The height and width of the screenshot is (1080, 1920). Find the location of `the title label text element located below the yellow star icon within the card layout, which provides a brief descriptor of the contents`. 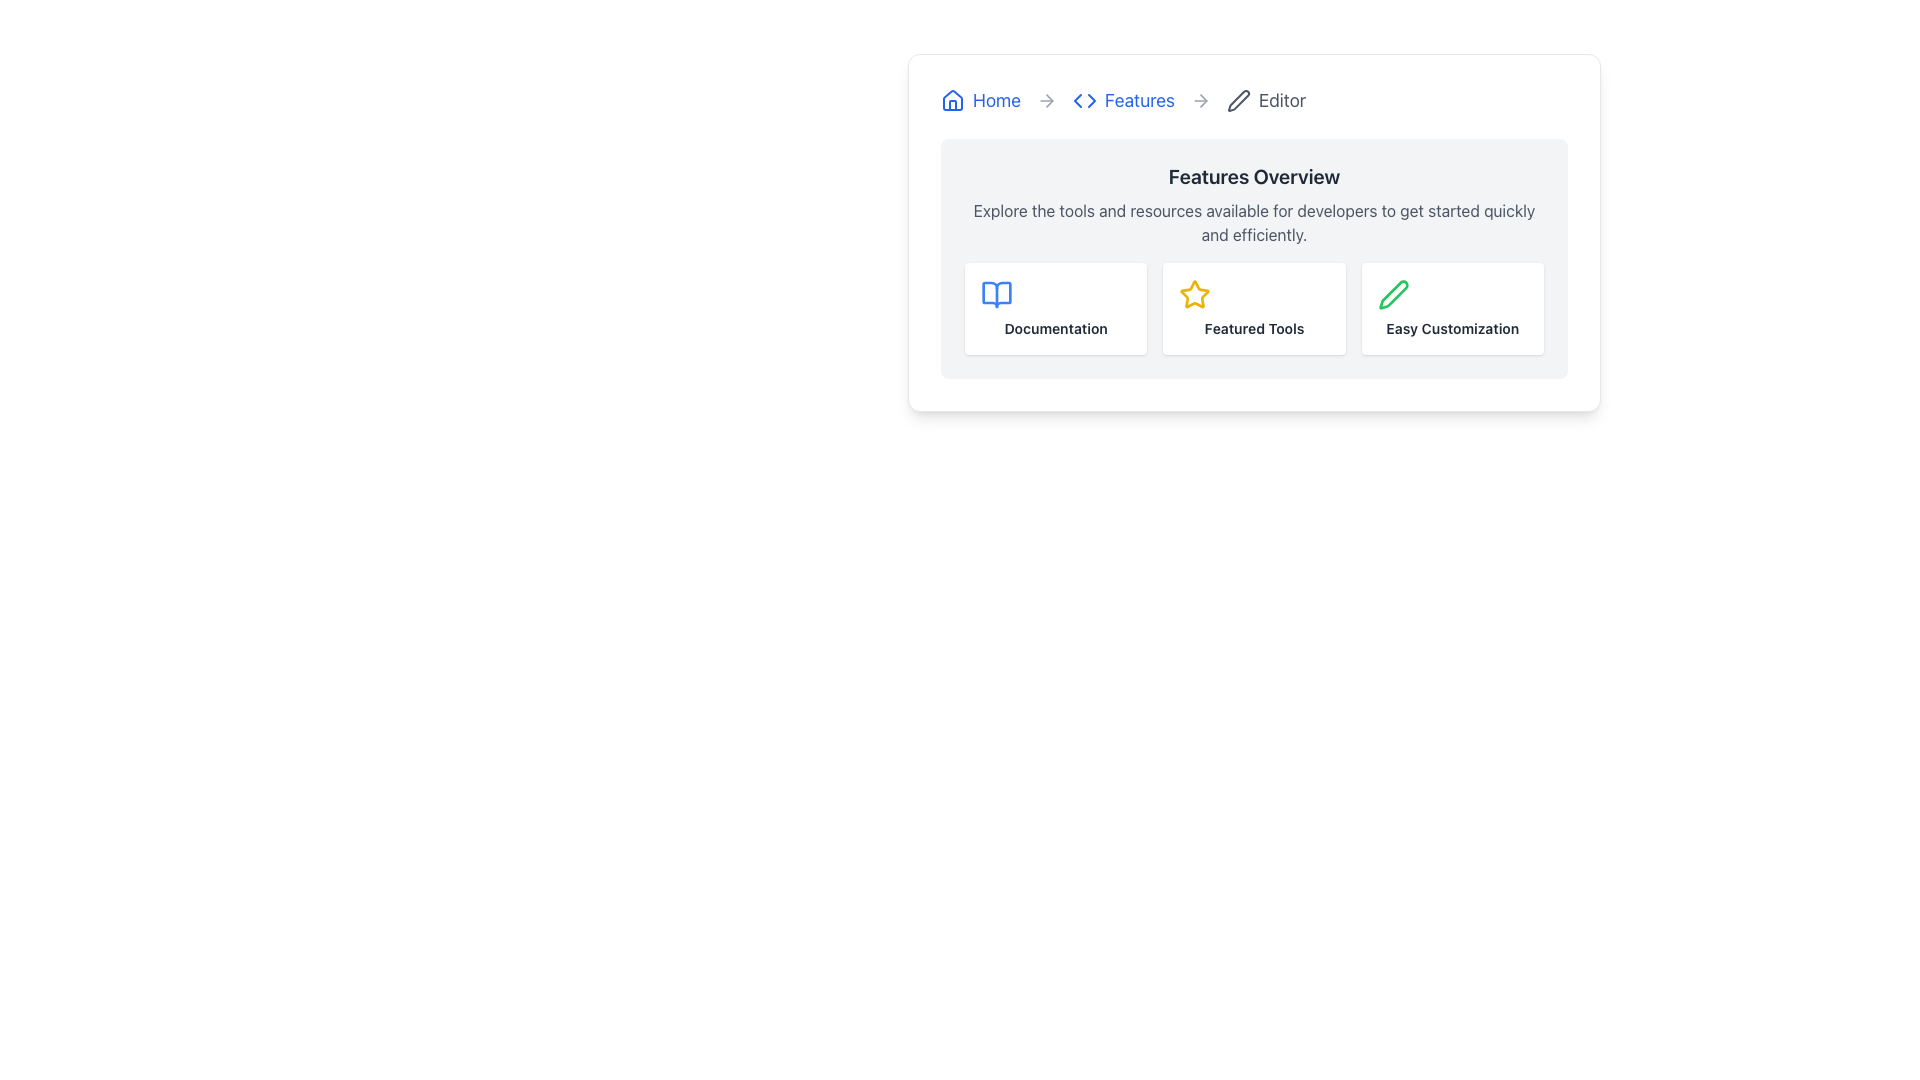

the title label text element located below the yellow star icon within the card layout, which provides a brief descriptor of the contents is located at coordinates (1253, 327).